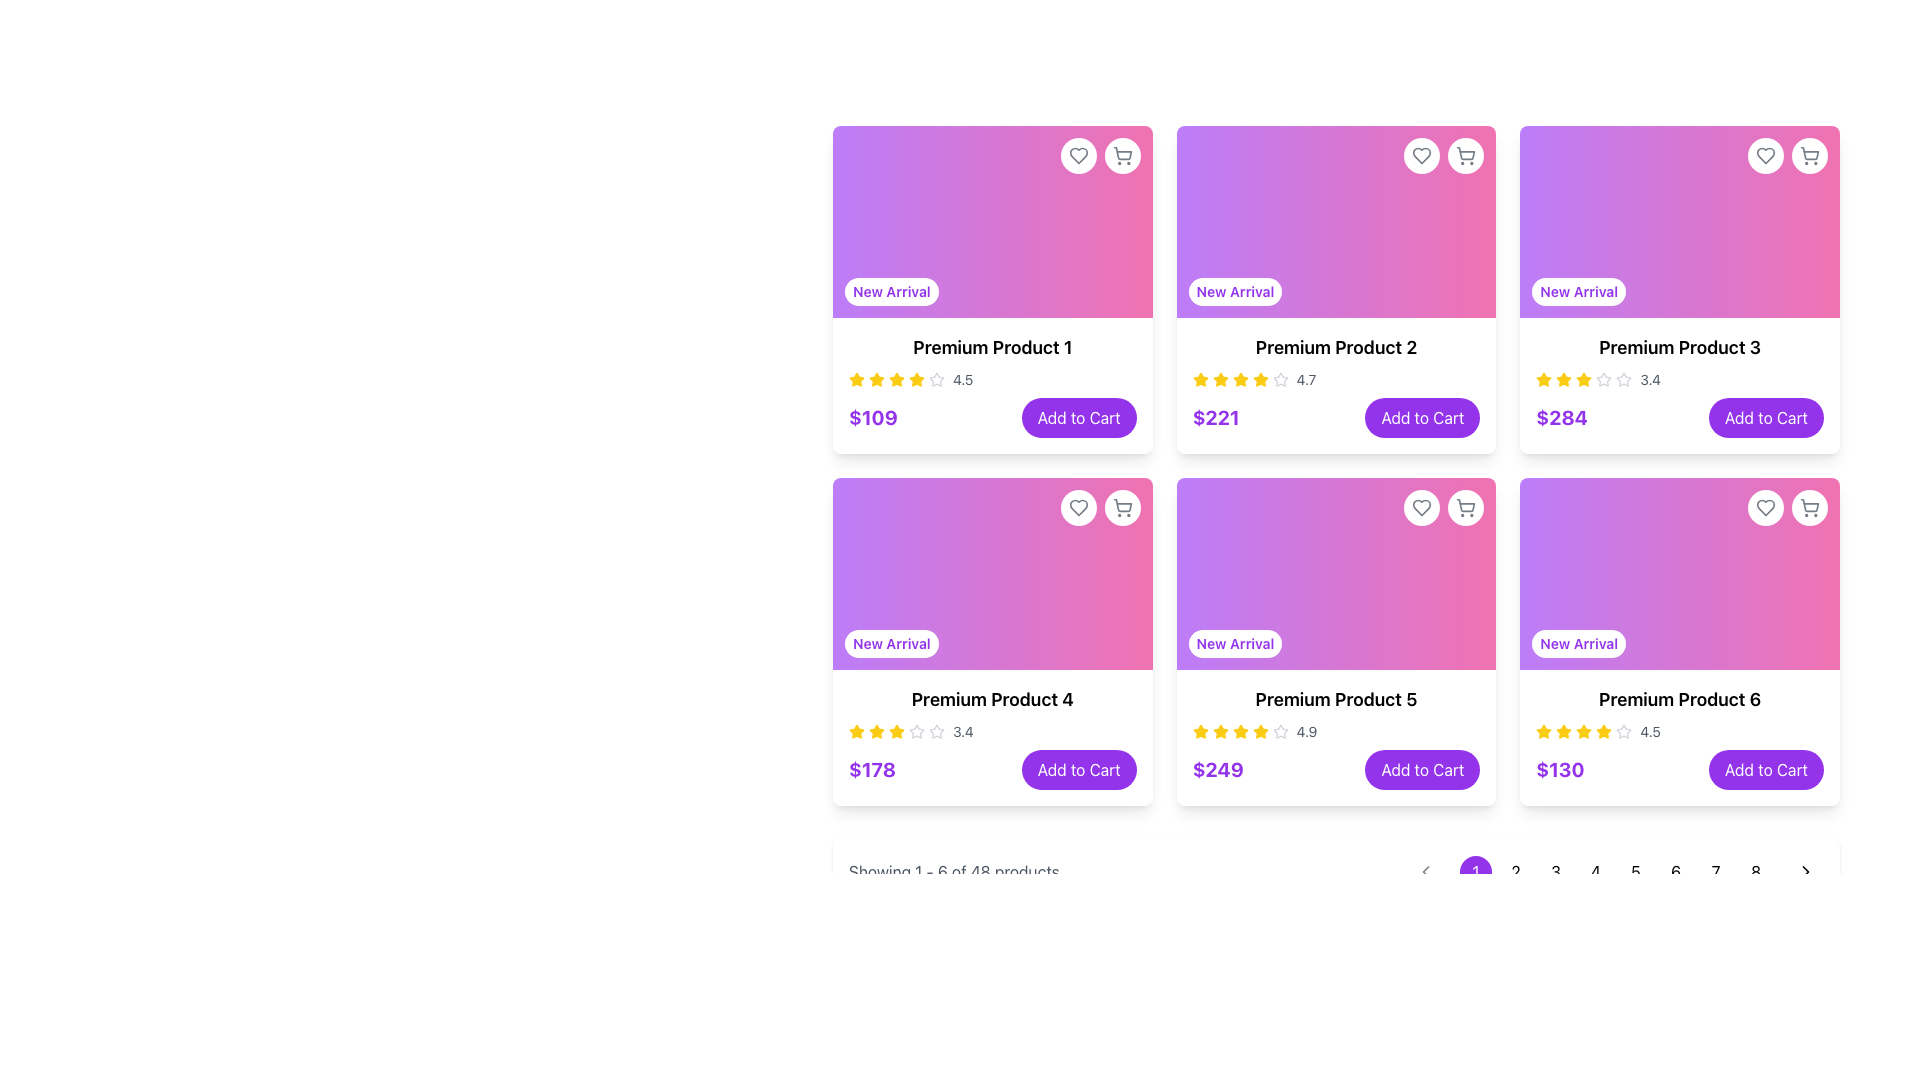  I want to click on the circular button labeled '2' which is part of the pagination buttons at the bottom of the interface, so click(1516, 870).